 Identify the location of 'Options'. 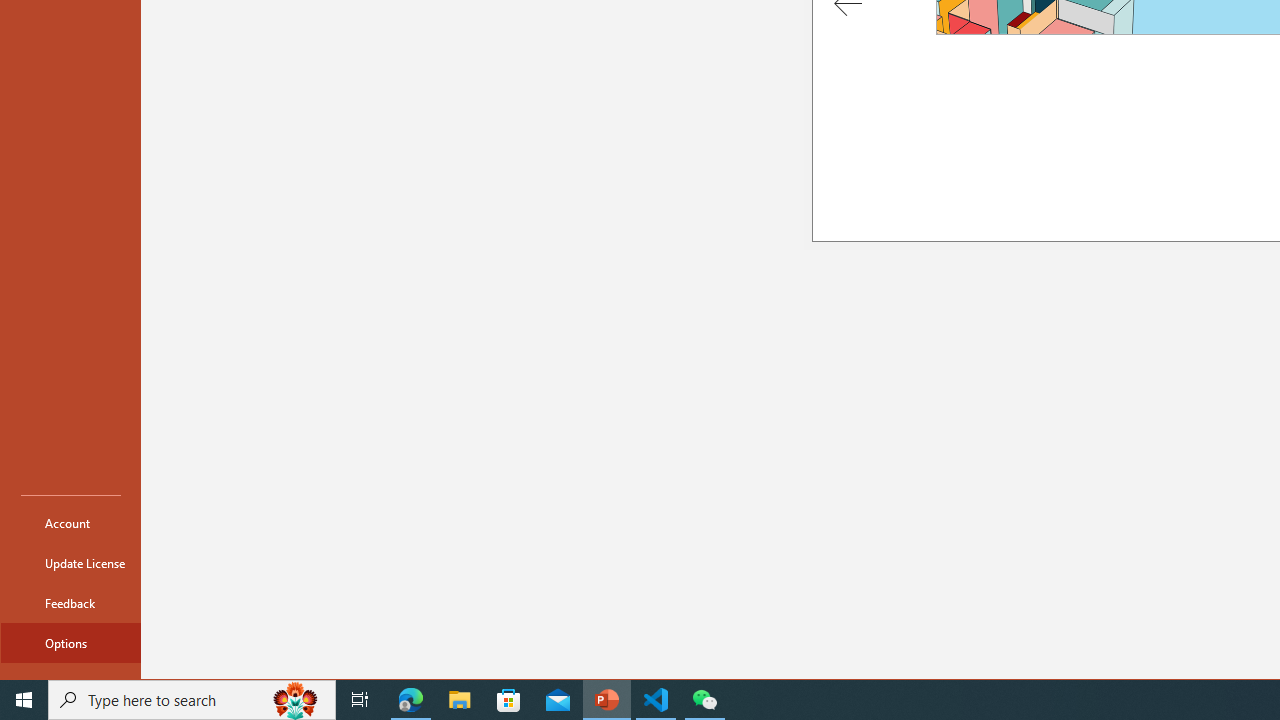
(71, 642).